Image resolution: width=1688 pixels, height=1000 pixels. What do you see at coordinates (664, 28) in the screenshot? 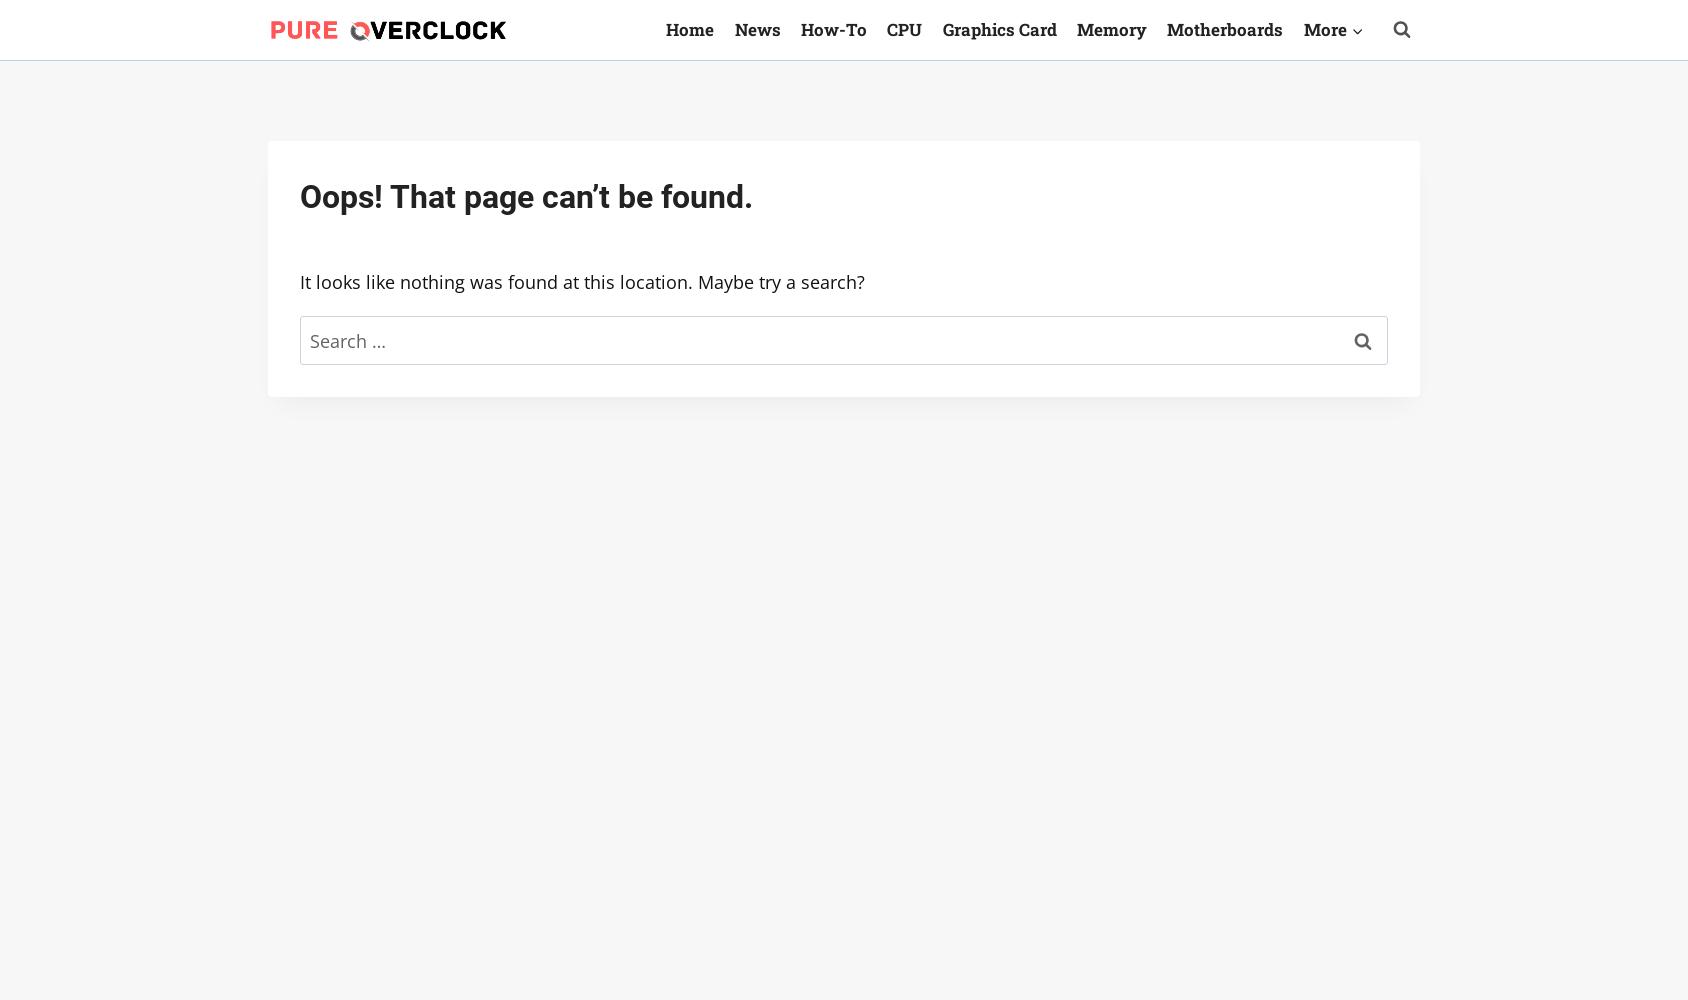
I see `'Home'` at bounding box center [664, 28].